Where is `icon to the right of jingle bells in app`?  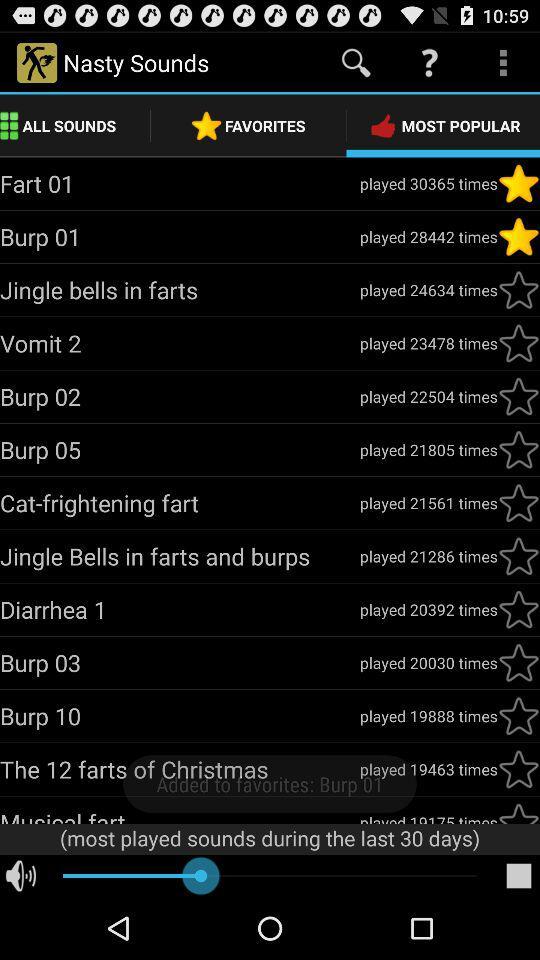 icon to the right of jingle bells in app is located at coordinates (427, 556).